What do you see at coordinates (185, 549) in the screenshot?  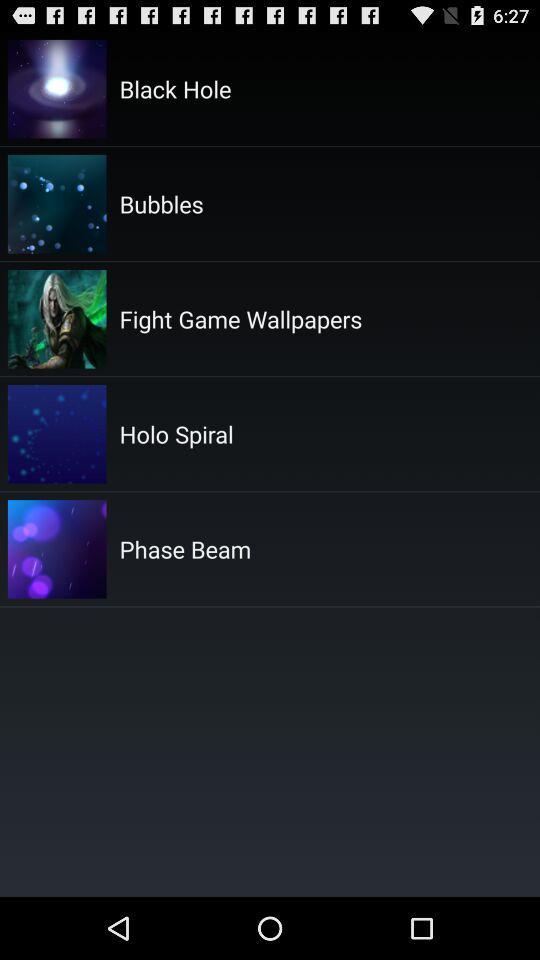 I see `the item below the holo spiral icon` at bounding box center [185, 549].